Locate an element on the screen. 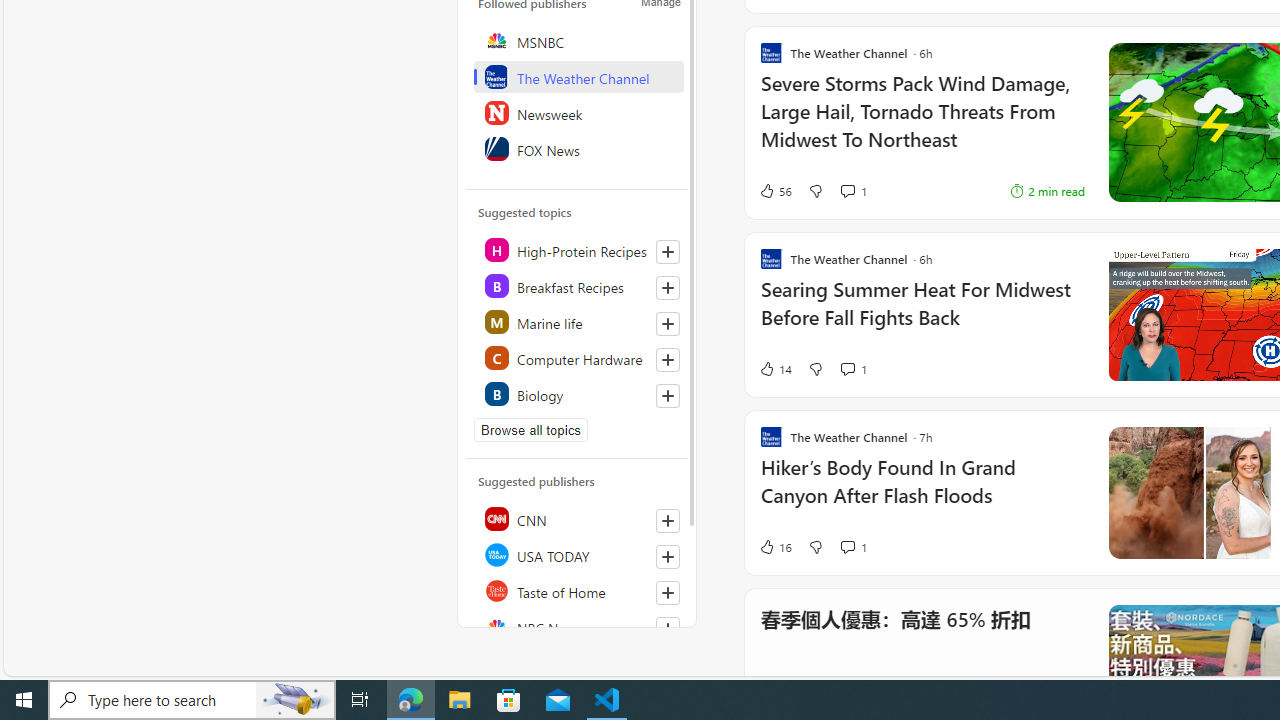 Image resolution: width=1280 pixels, height=720 pixels. 'NBC News' is located at coordinates (577, 626).